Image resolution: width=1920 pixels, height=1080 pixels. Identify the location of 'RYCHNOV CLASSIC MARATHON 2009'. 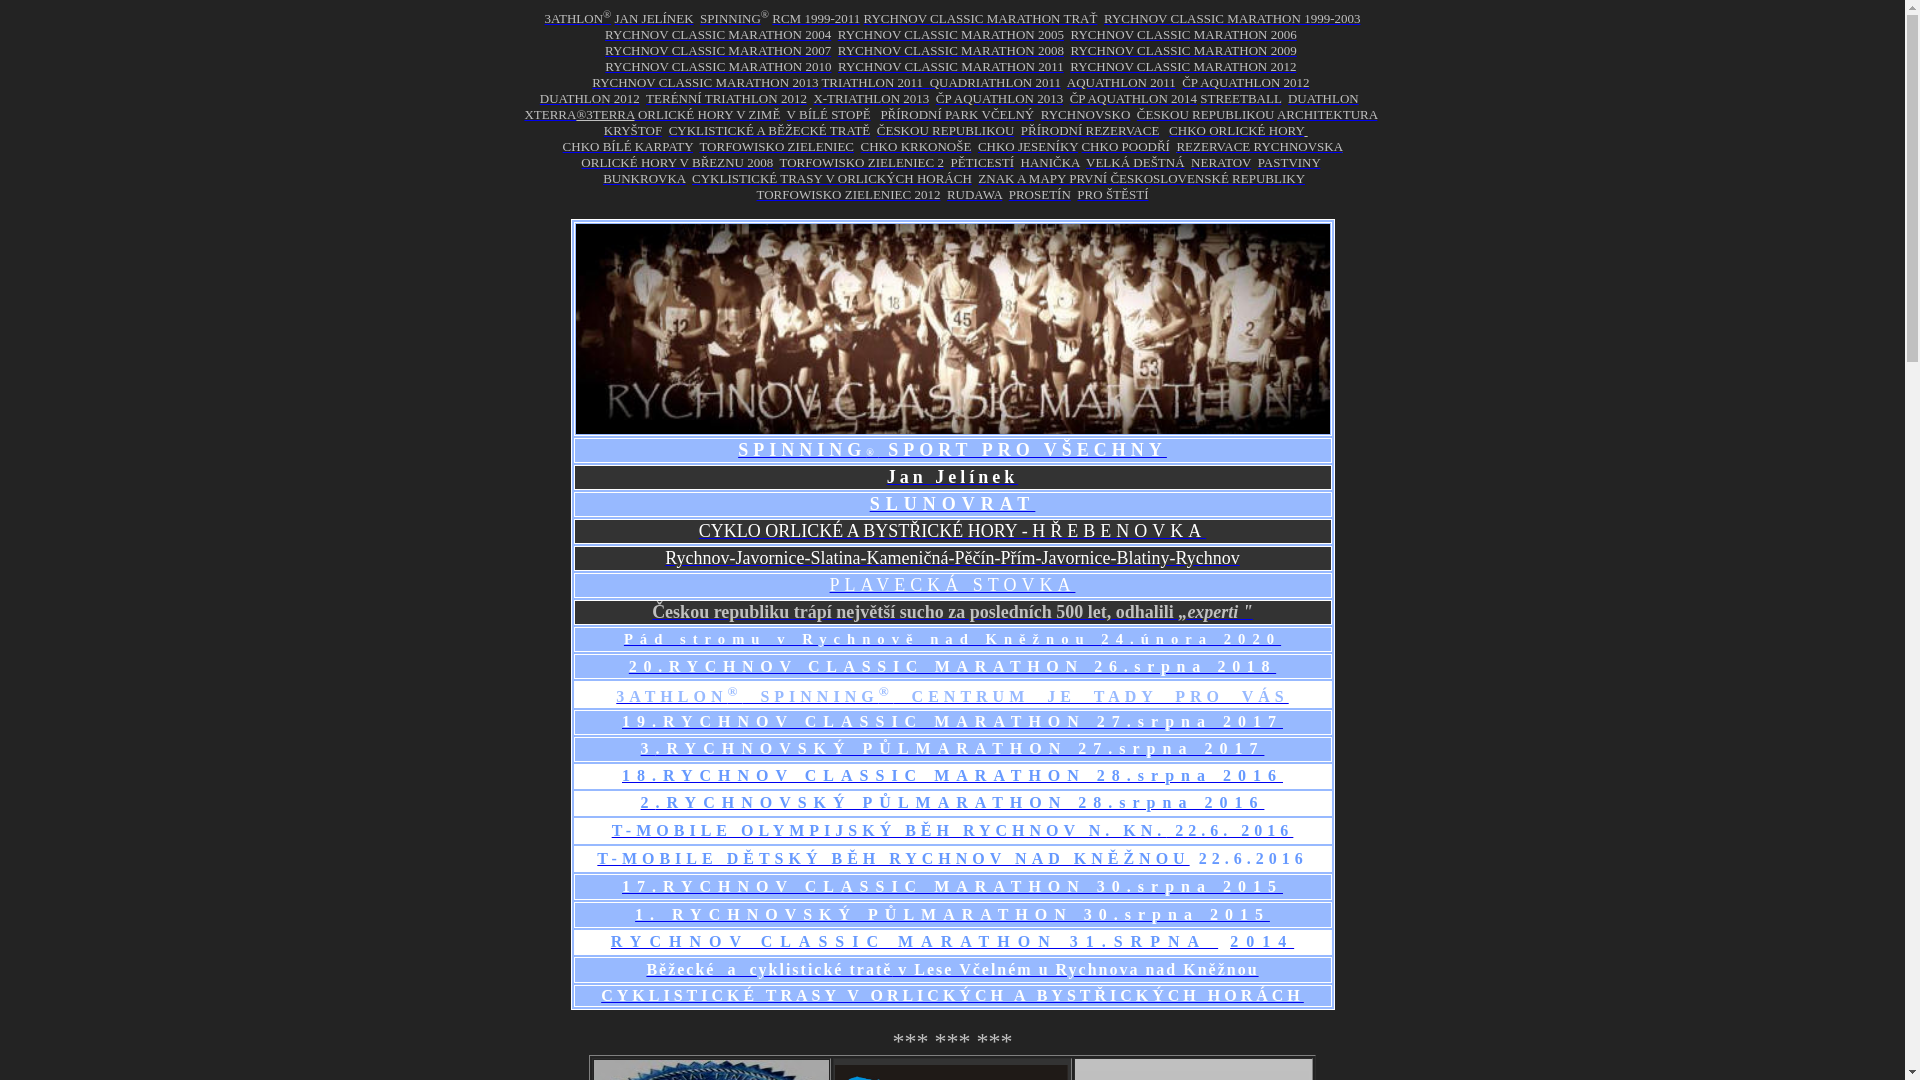
(1182, 49).